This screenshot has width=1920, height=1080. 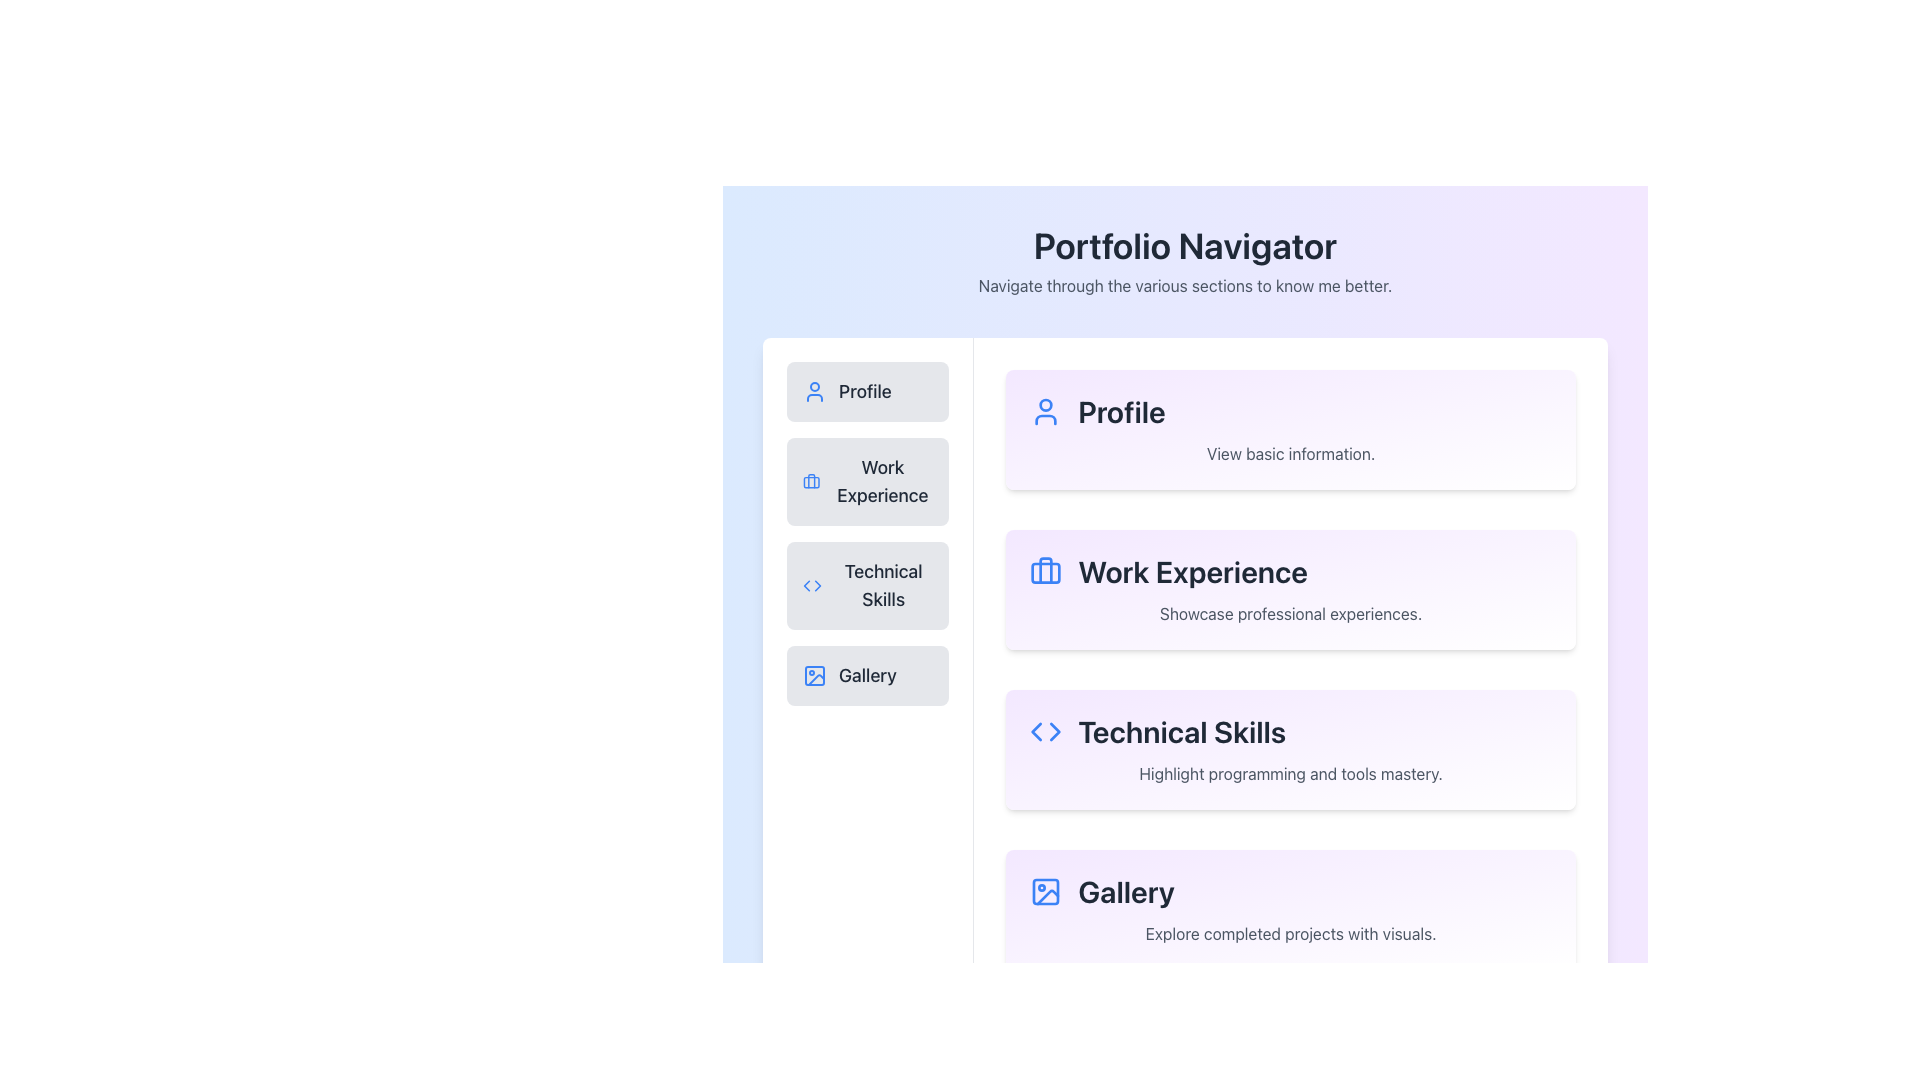 What do you see at coordinates (1045, 405) in the screenshot?
I see `the graphical circle element within the user icon located at the top of the navigation menu on the left-hand side of the interface` at bounding box center [1045, 405].